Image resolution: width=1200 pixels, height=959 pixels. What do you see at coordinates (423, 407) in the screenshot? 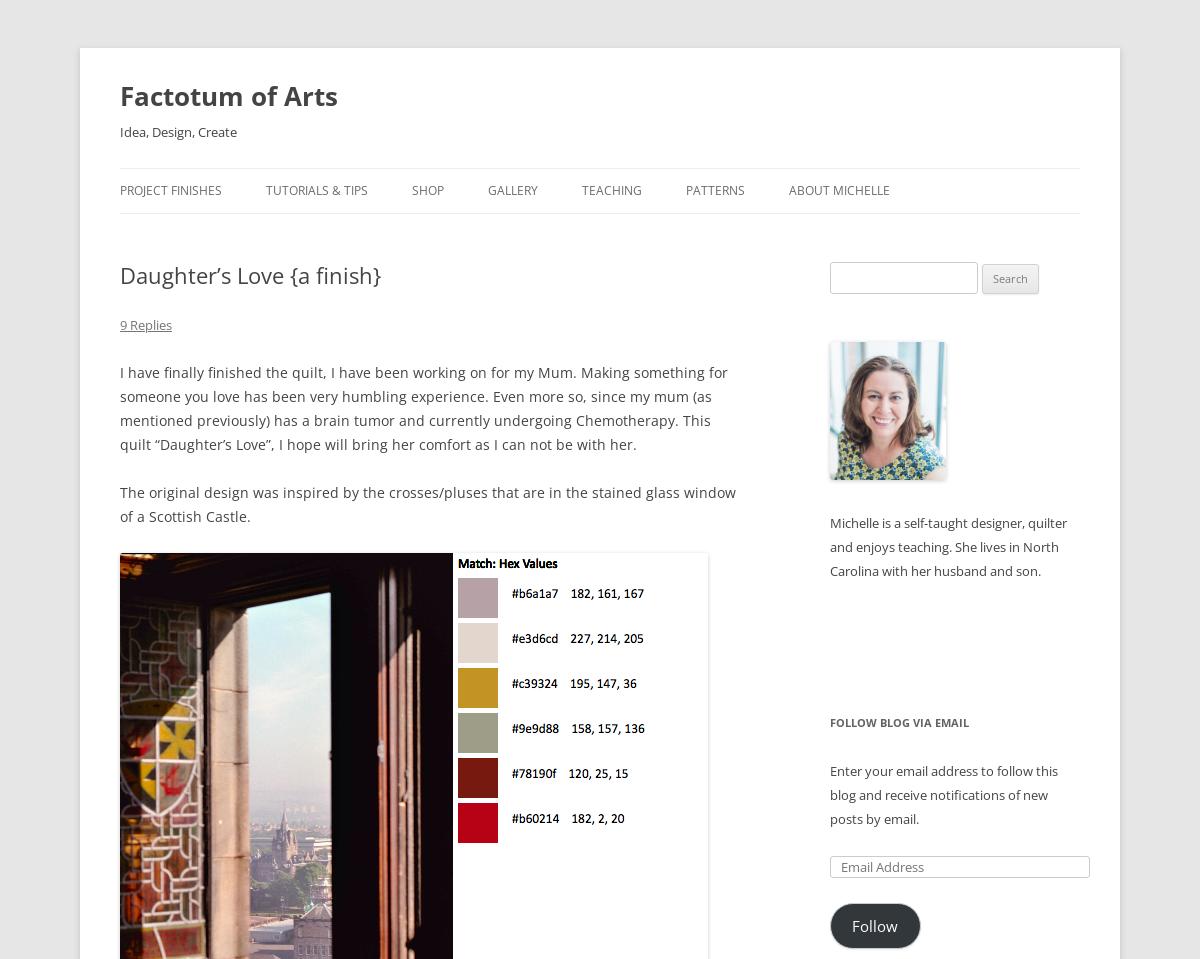
I see `'I have finally finished the quilt, I have been working on for my Mum. Making something for someone you love has been very humbling experience. Even more so, since my mum (as mentioned previously) has a brain tumor and currently undergoing Chemotherapy. This quilt “Daughter’s Love”, I hope will bring her comfort as I can not be with her.'` at bounding box center [423, 407].